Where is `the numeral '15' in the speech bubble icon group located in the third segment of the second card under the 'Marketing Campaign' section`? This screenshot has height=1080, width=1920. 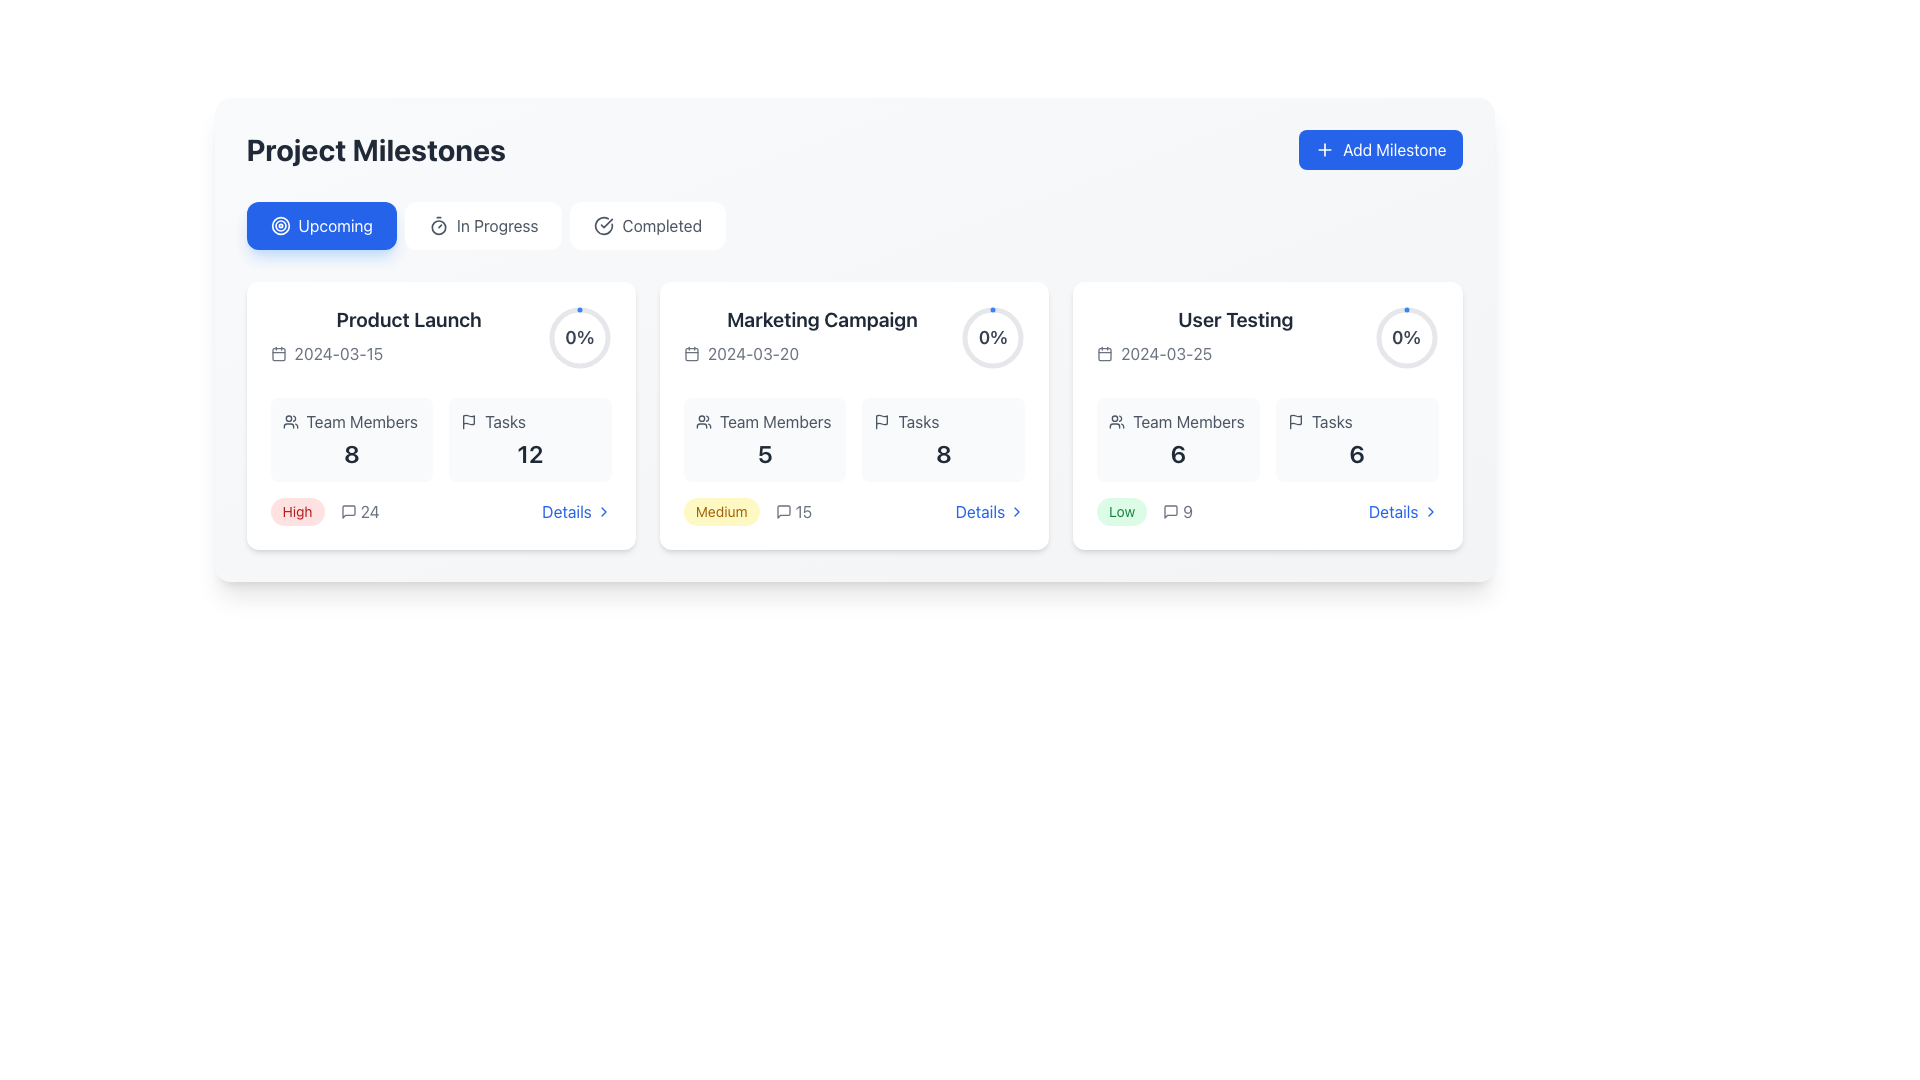
the numeral '15' in the speech bubble icon group located in the third segment of the second card under the 'Marketing Campaign' section is located at coordinates (792, 511).